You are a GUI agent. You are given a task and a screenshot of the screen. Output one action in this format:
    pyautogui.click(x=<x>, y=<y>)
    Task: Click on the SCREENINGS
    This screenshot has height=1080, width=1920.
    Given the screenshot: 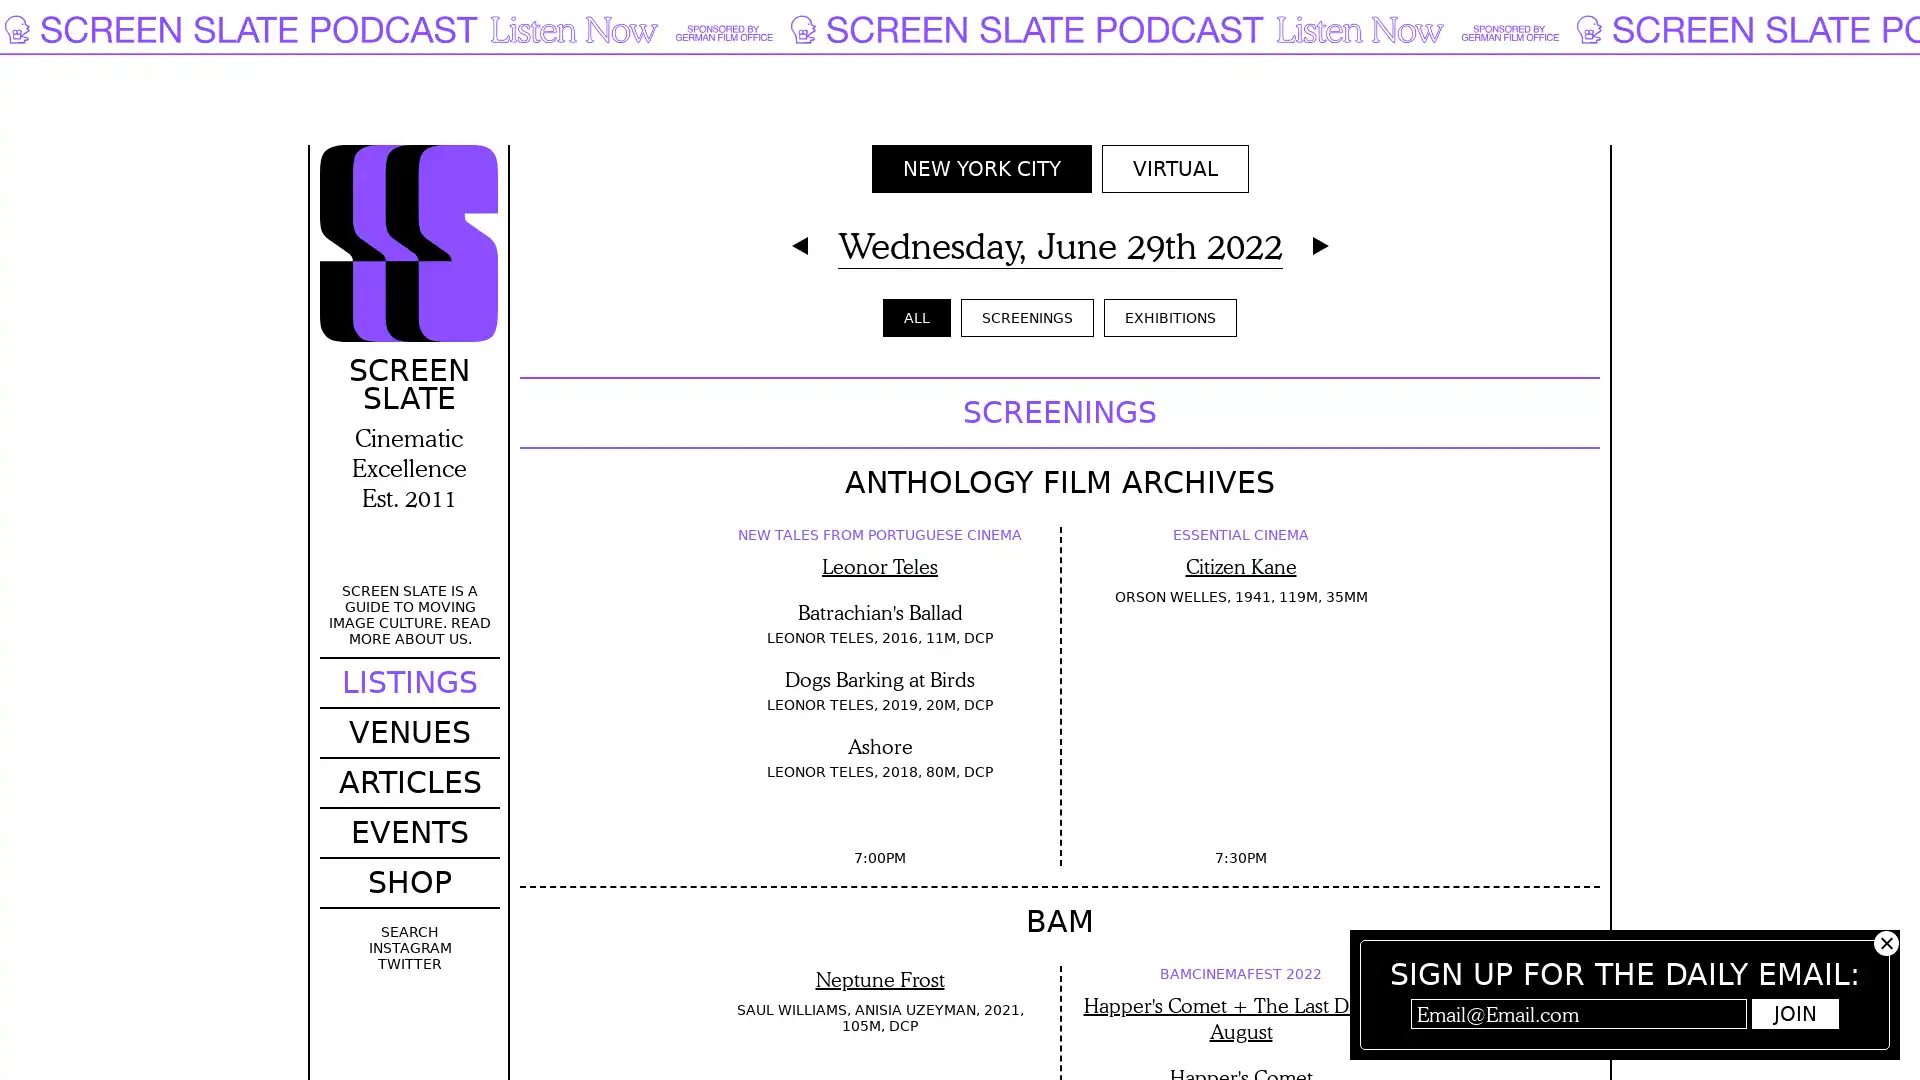 What is the action you would take?
    pyautogui.click(x=1027, y=316)
    